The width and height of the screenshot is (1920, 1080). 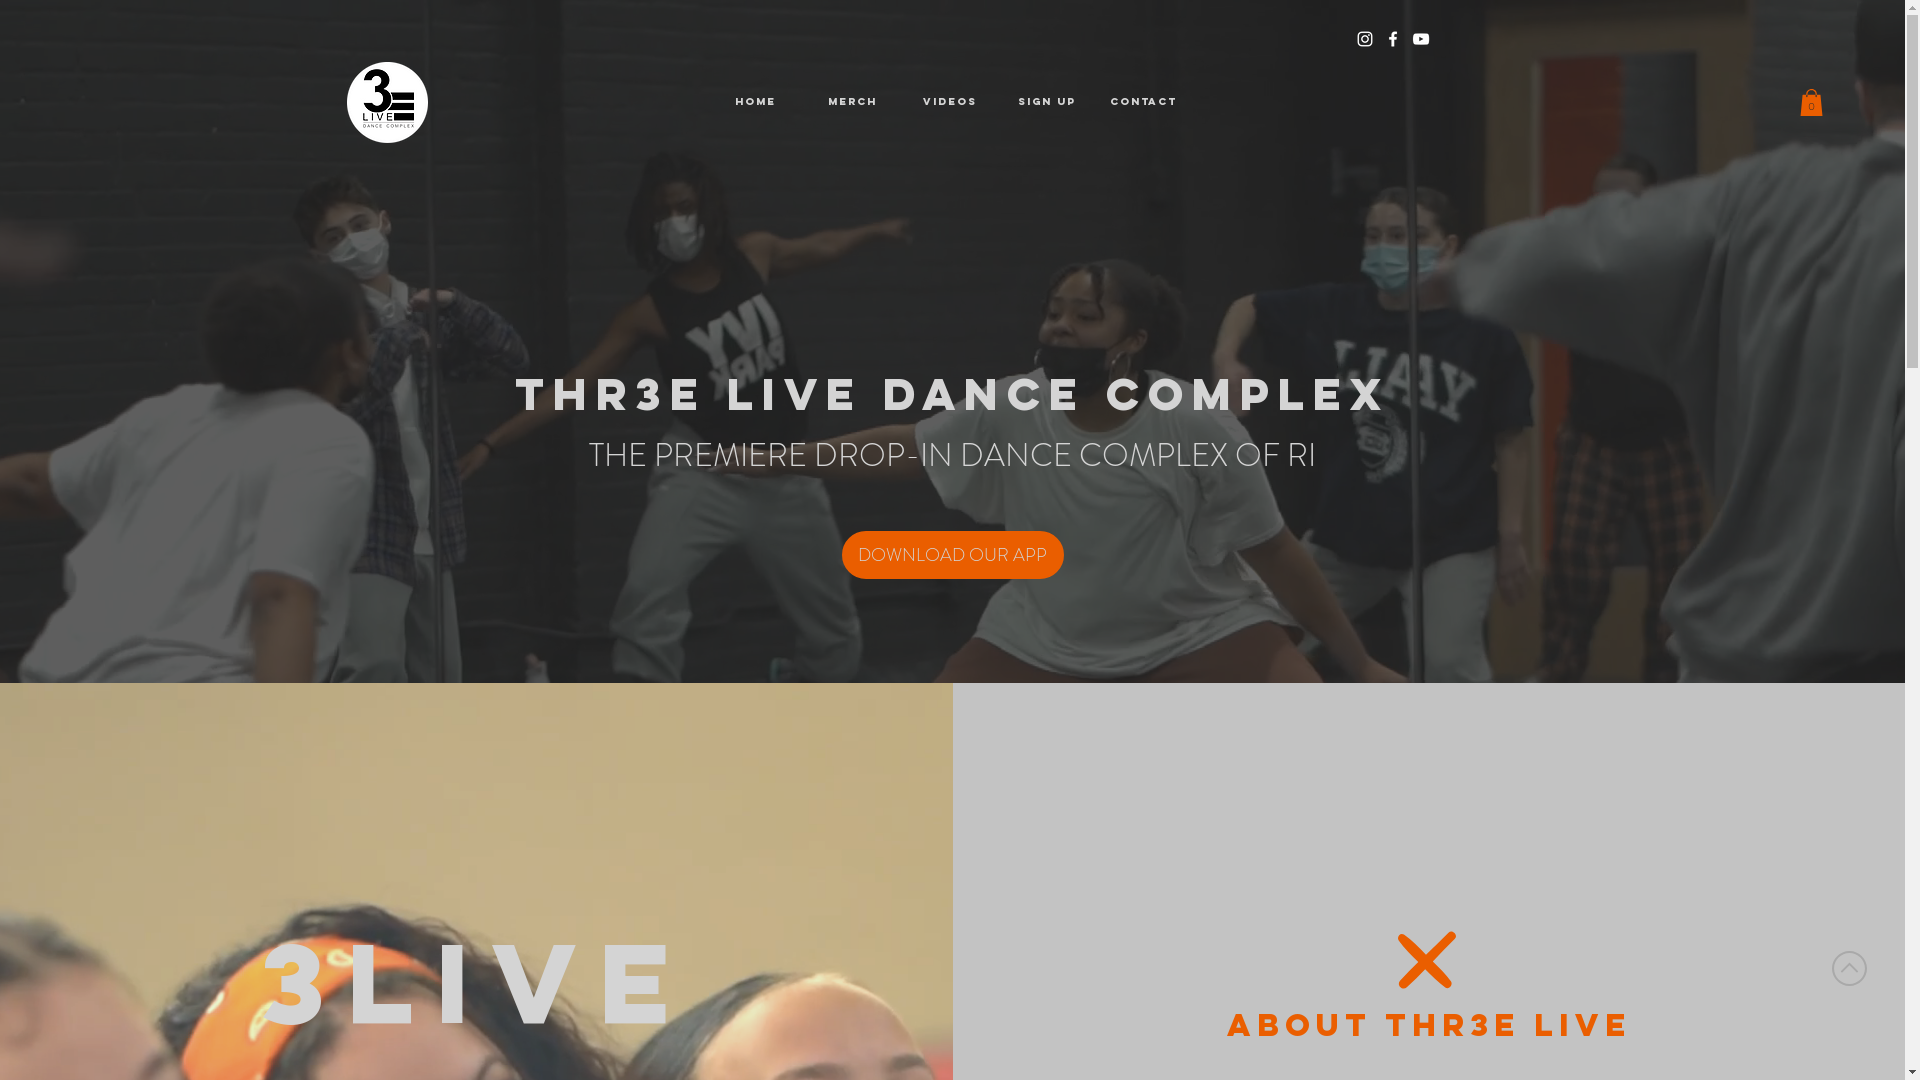 I want to click on 'DOWNLOAD OUR APP', so click(x=952, y=555).